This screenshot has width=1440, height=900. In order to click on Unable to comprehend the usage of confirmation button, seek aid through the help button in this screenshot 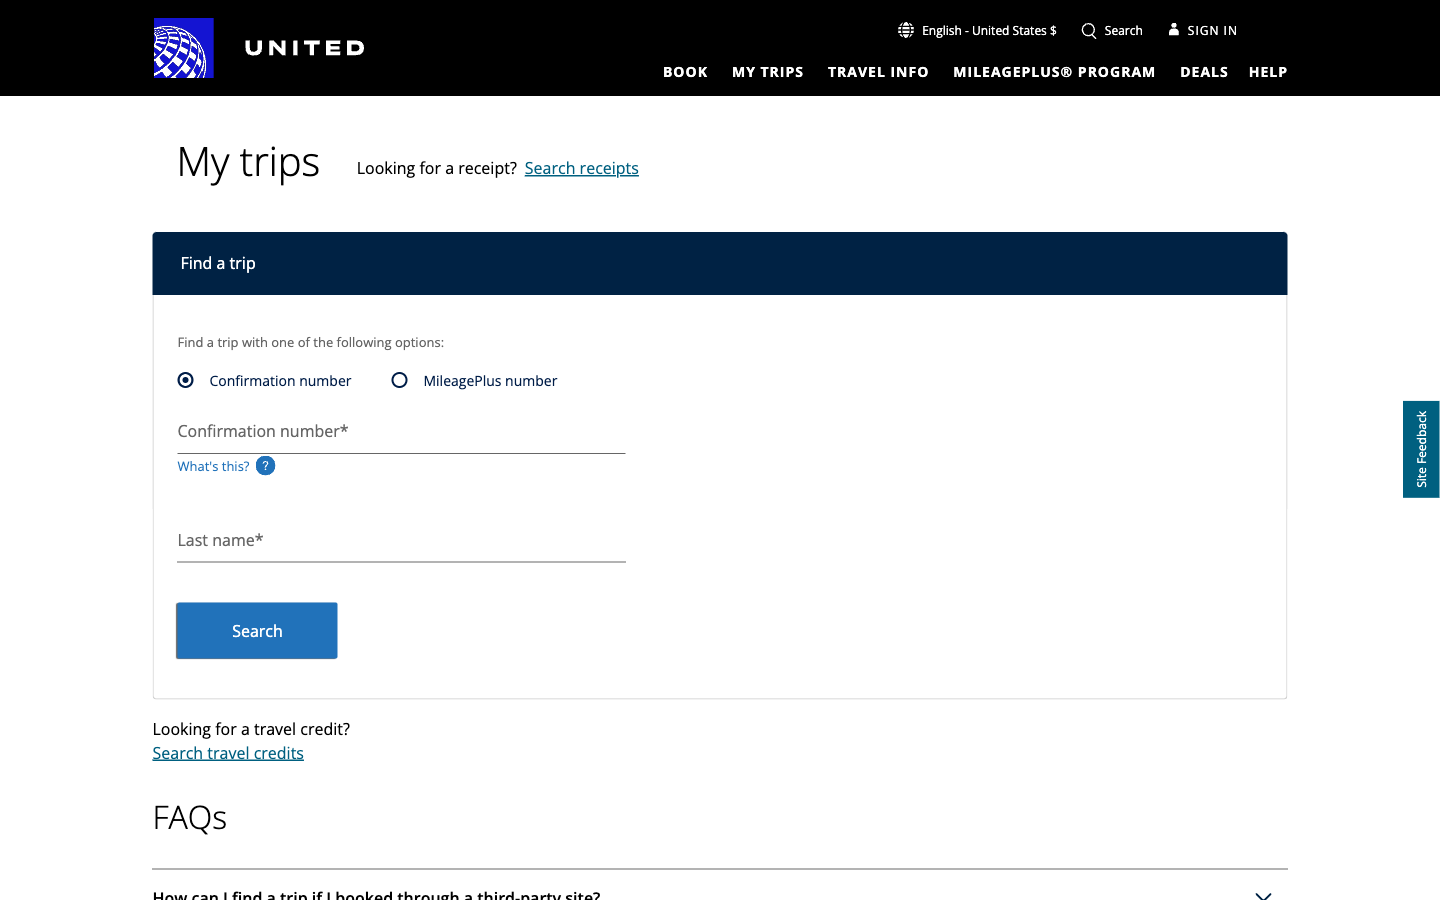, I will do `click(1268, 70)`.